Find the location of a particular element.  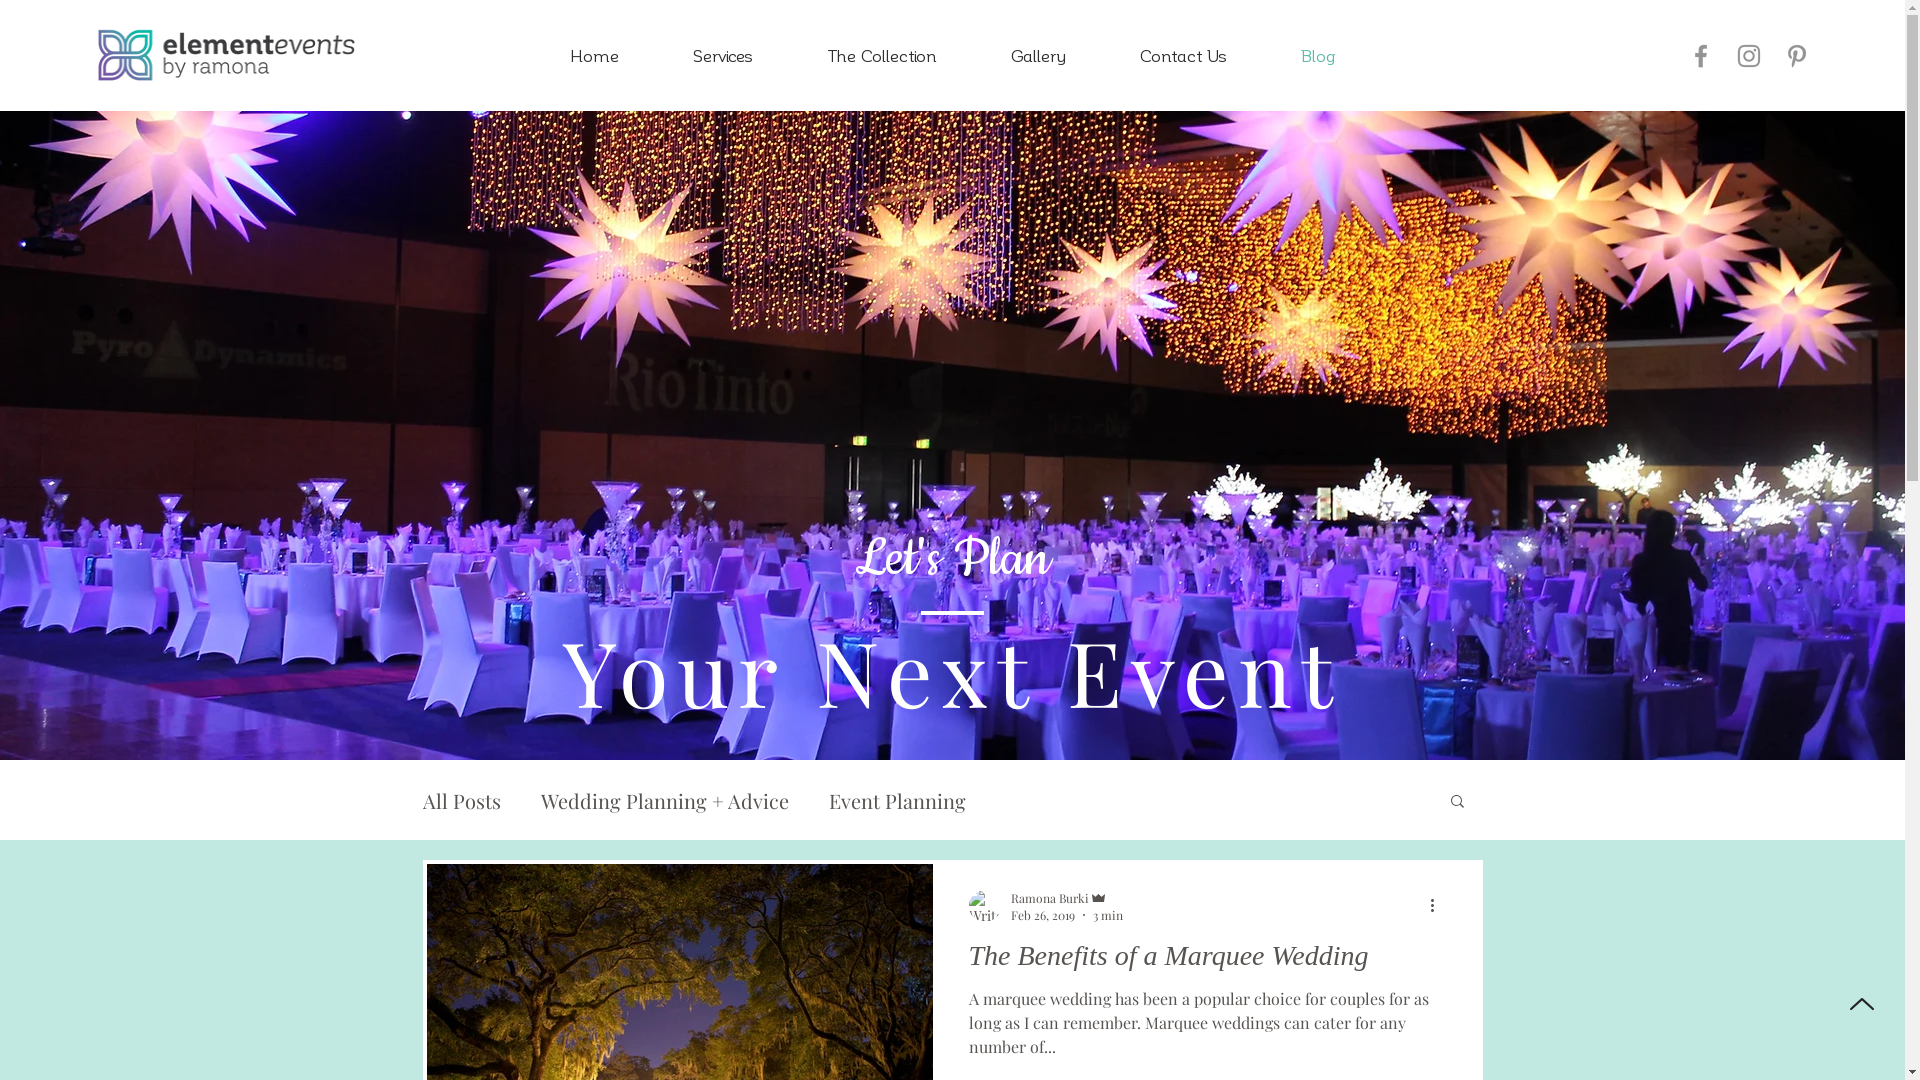

'Gallery' is located at coordinates (1038, 53).